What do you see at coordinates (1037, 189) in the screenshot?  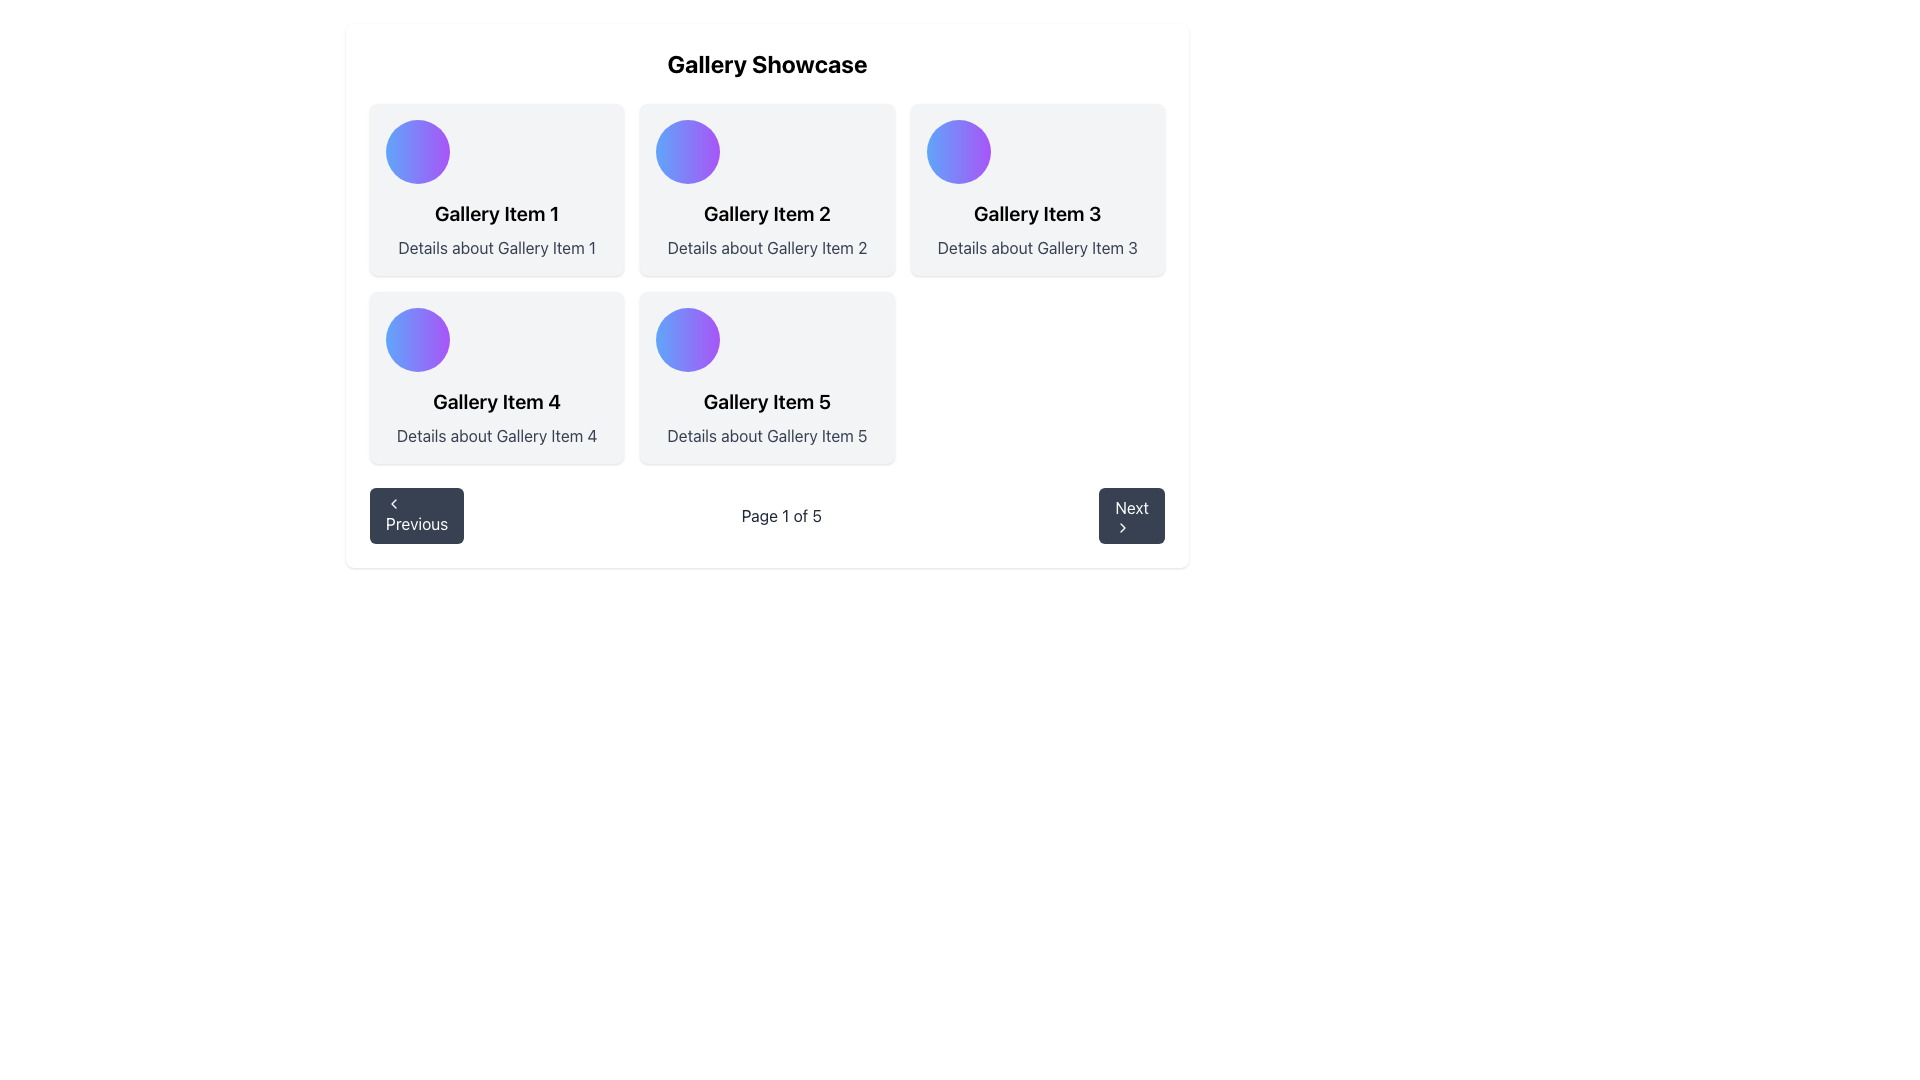 I see `contents of the Card representing 'Gallery Item 3', which is located in the top-right corner of the grid layout` at bounding box center [1037, 189].